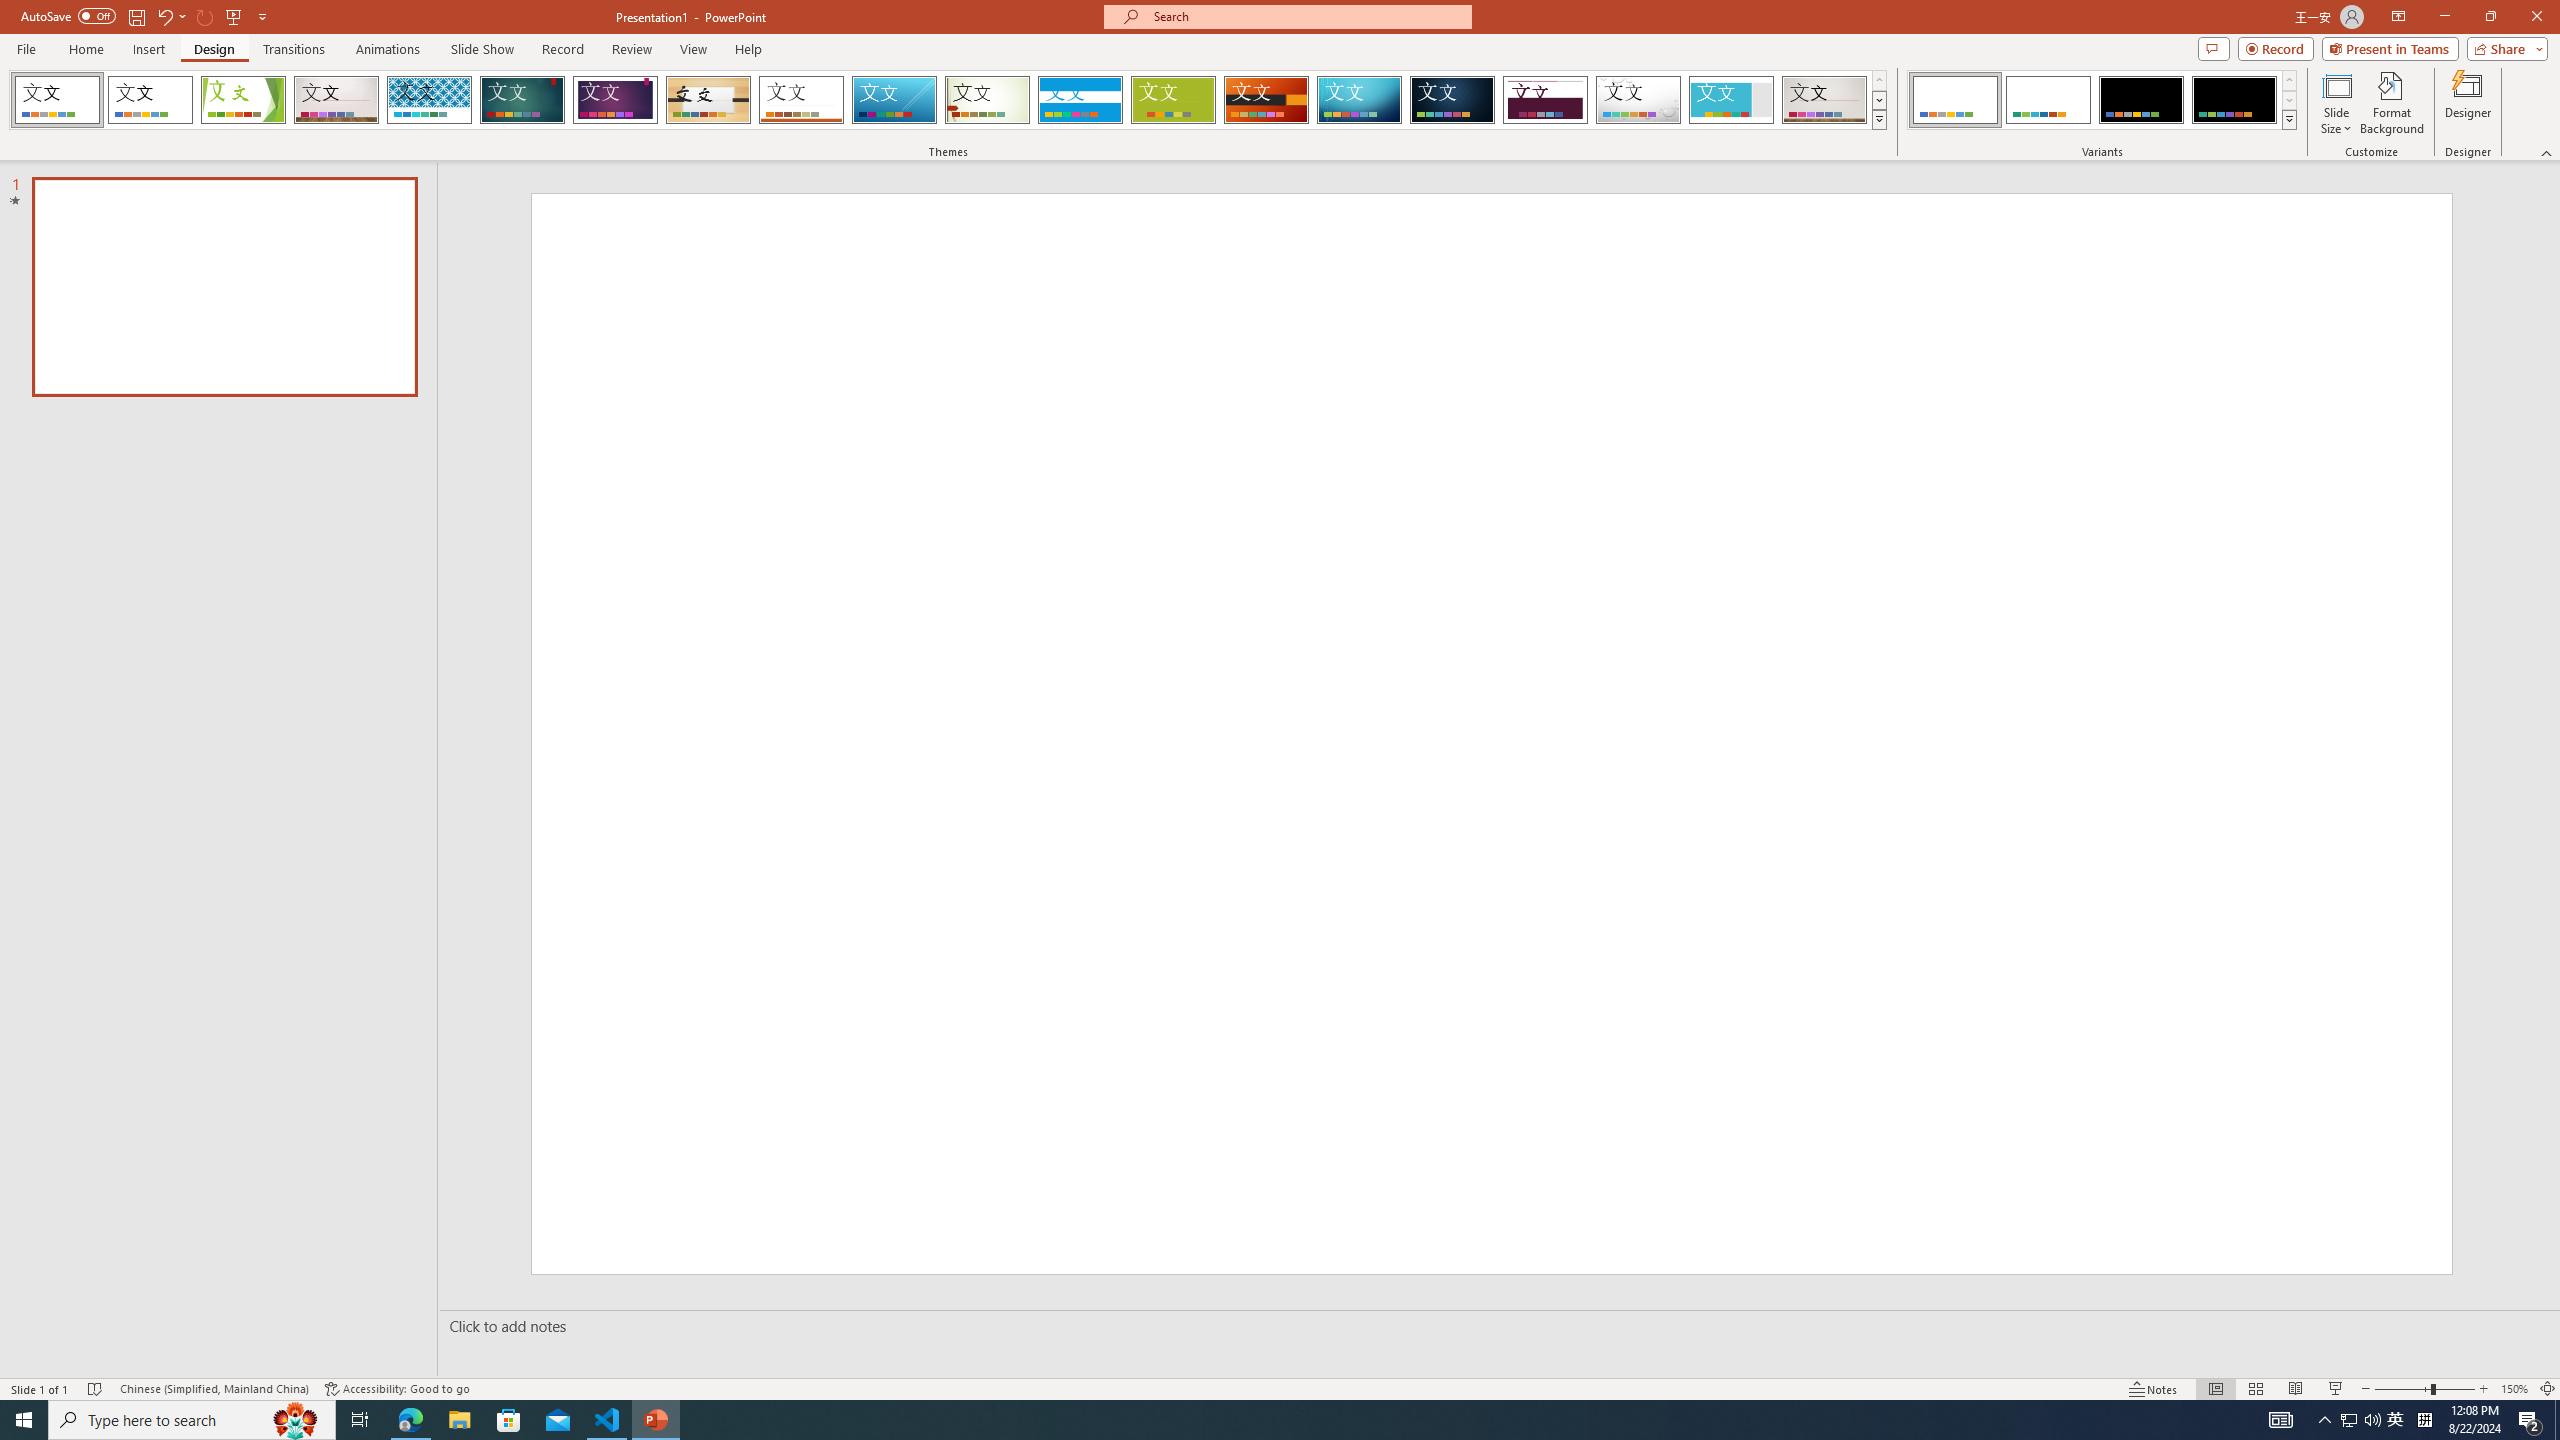  I want to click on 'Organic Loading Preview...', so click(709, 99).